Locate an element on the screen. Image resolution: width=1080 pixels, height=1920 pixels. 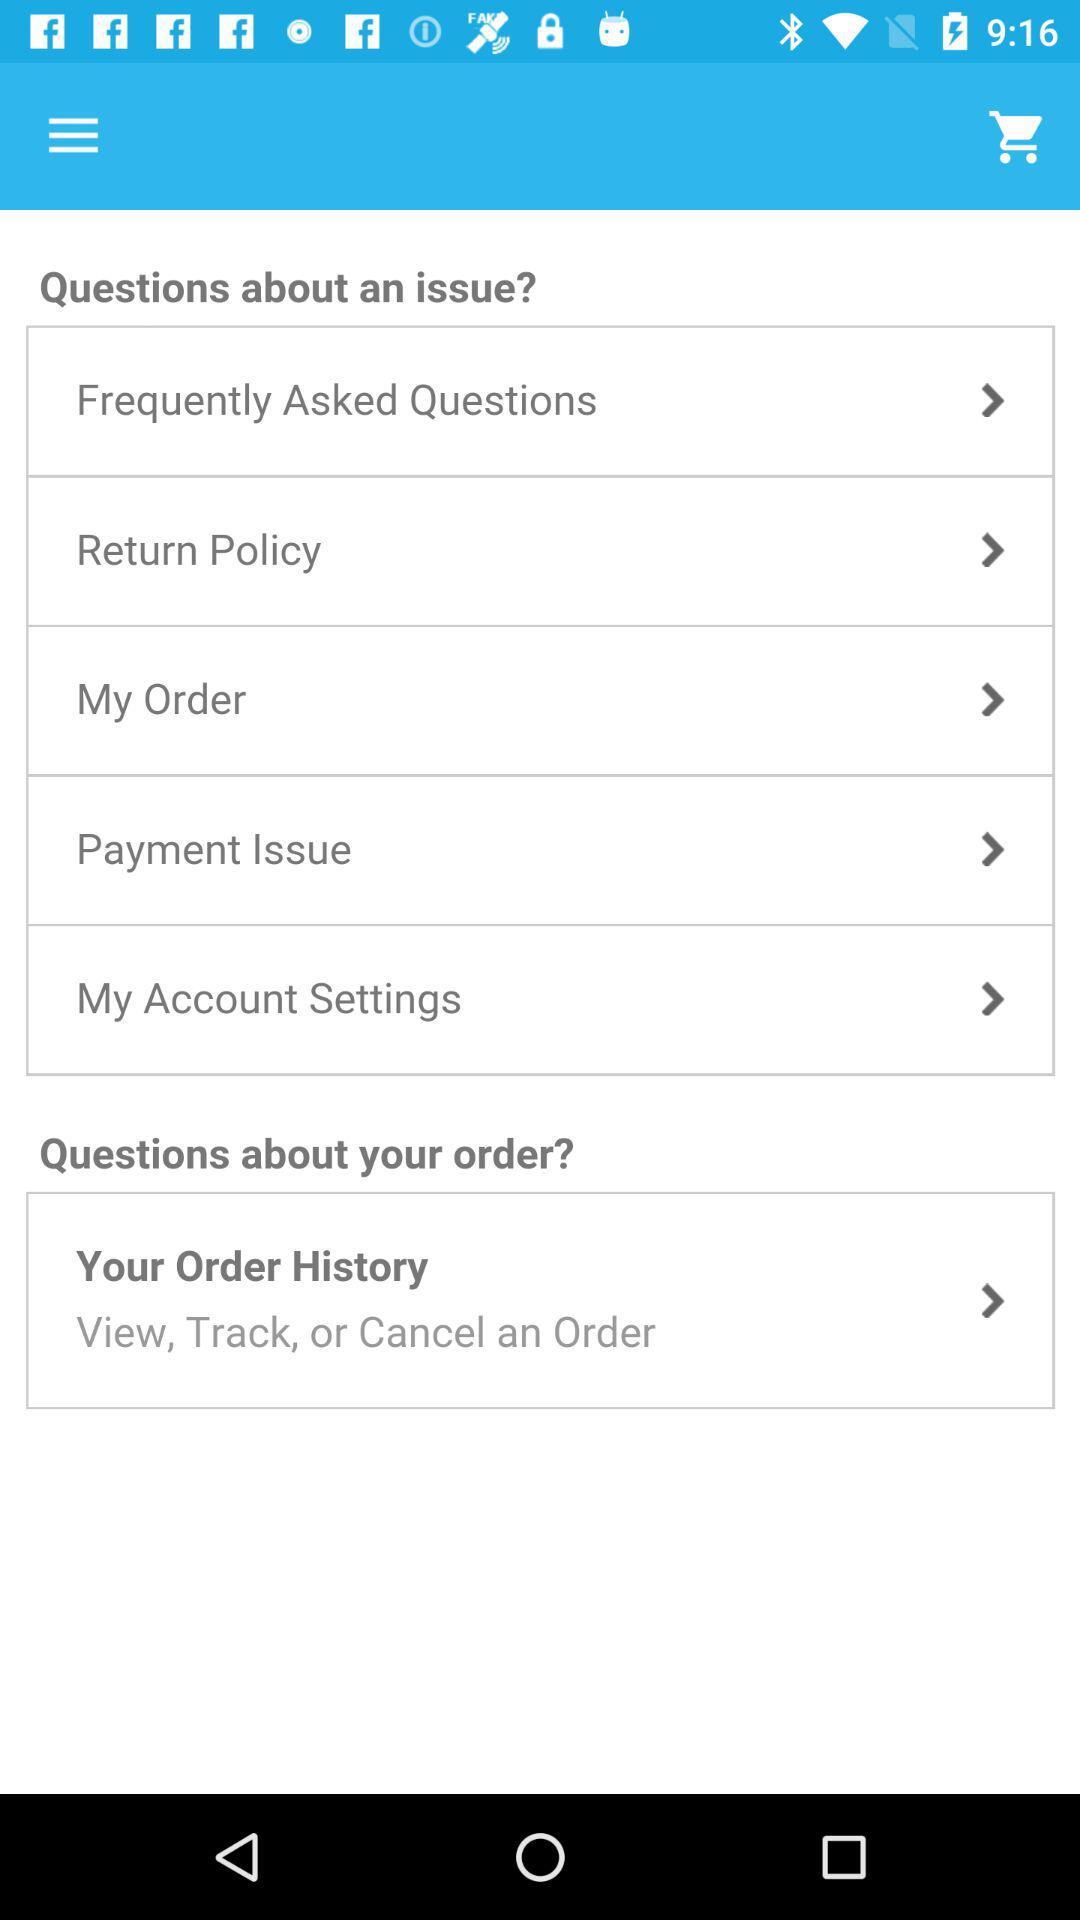
faq screen is located at coordinates (540, 1002).